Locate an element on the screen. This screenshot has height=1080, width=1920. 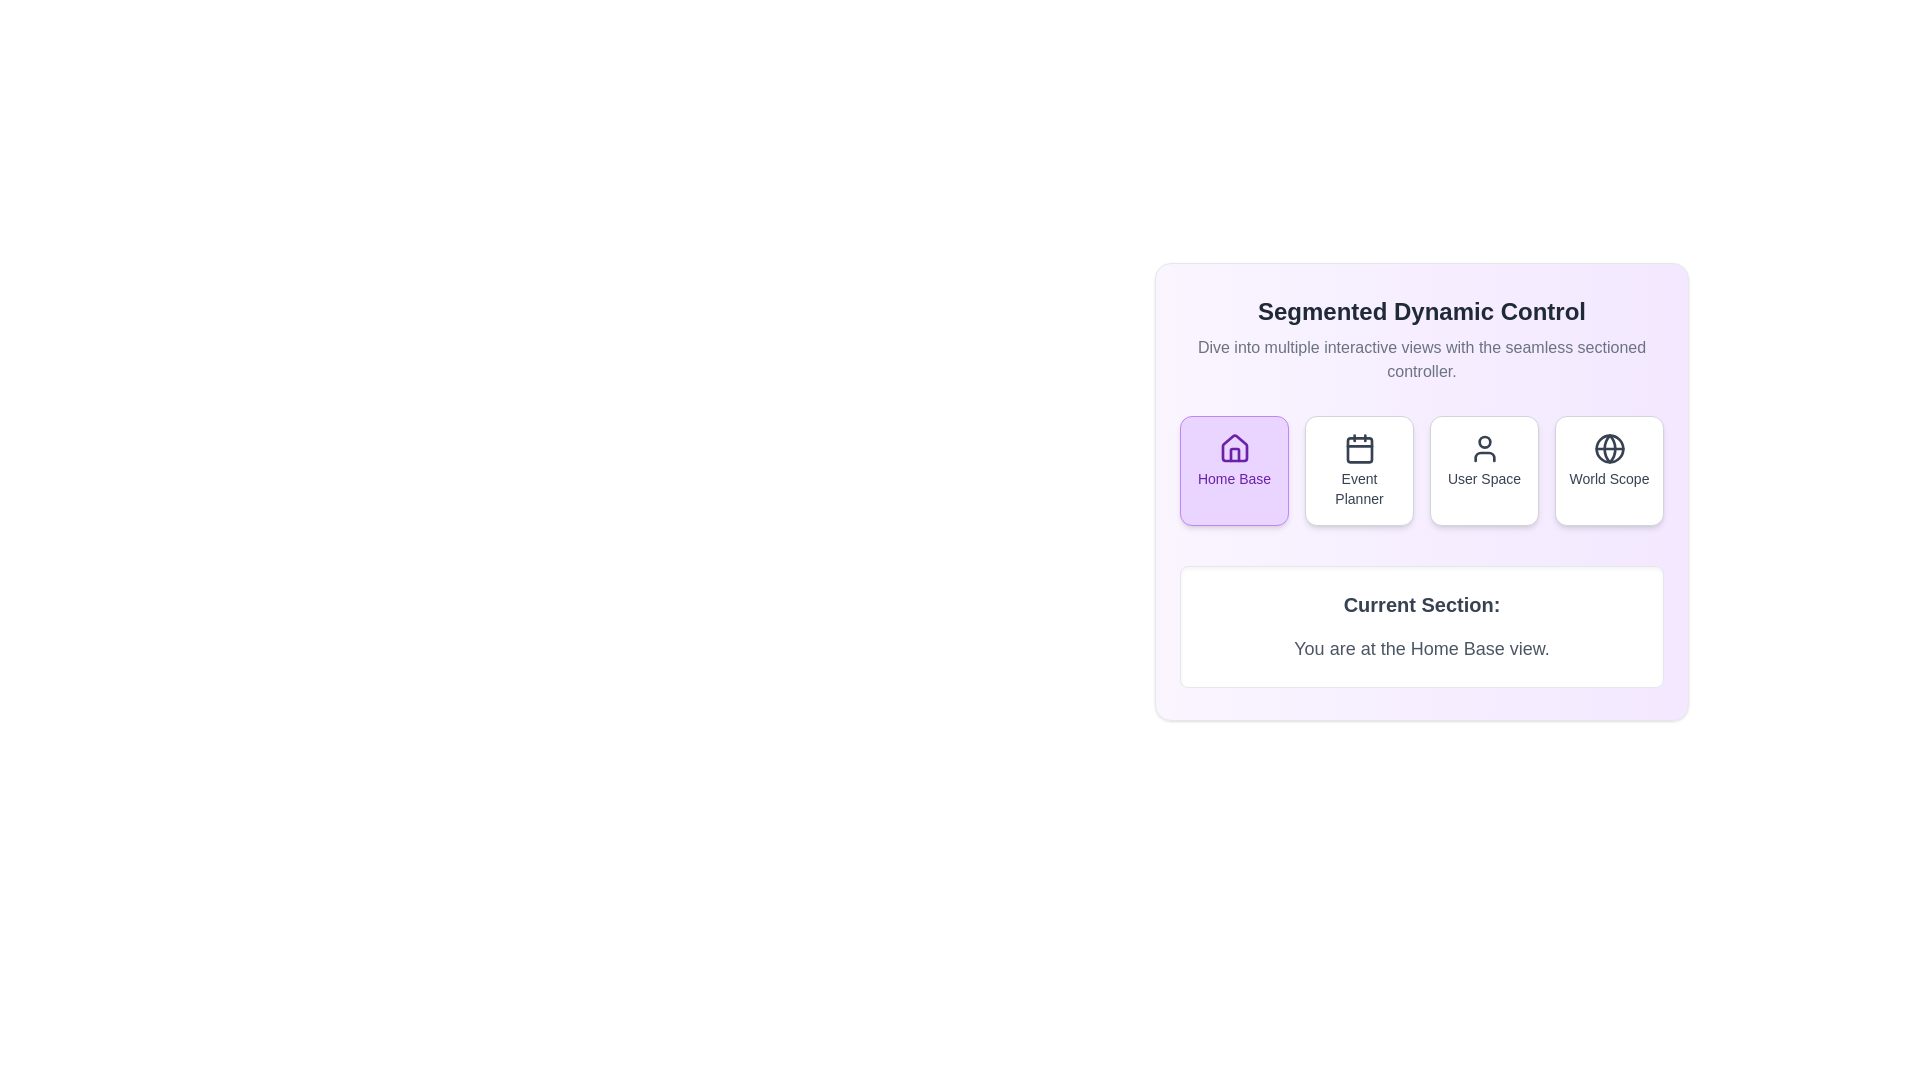
the 'Event Planner' button, which is a white button with rounded corners containing a calendar icon and the text 'Event Planner' is located at coordinates (1359, 470).